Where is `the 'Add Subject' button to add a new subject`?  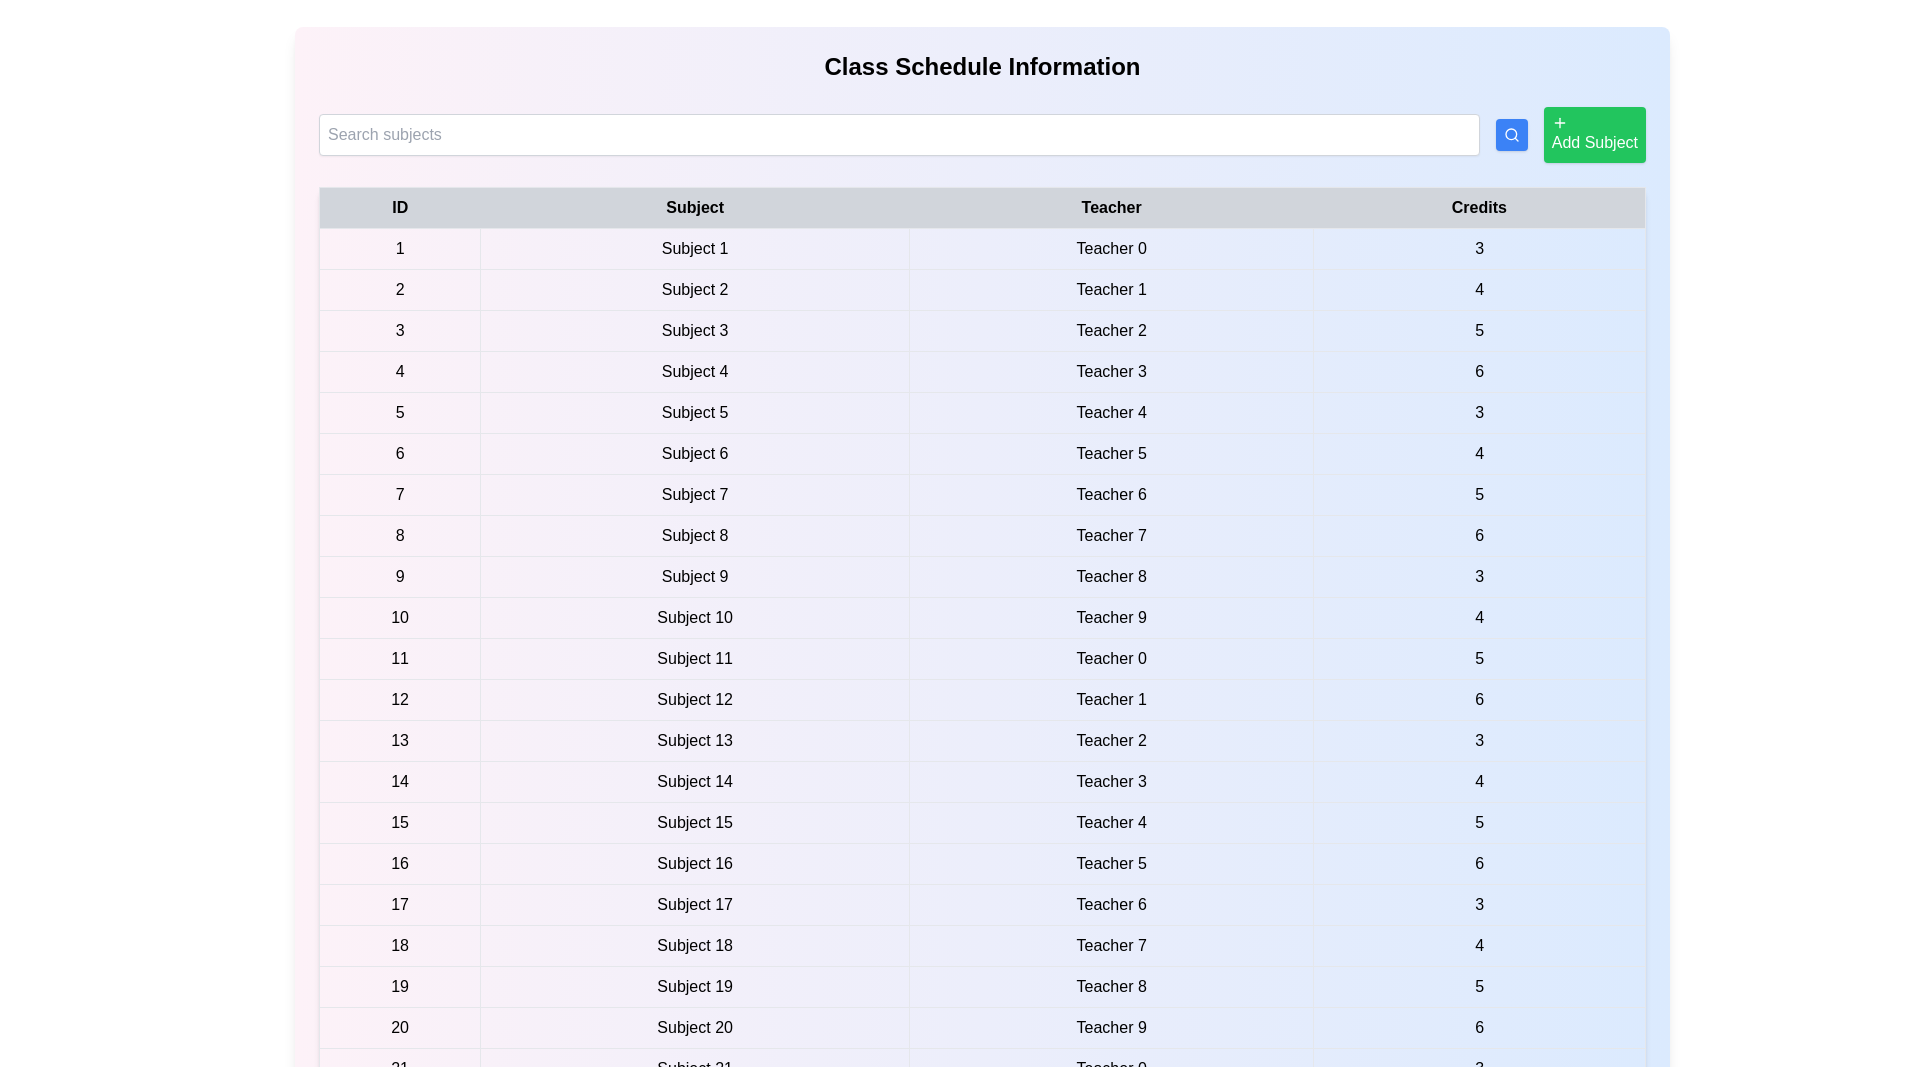 the 'Add Subject' button to add a new subject is located at coordinates (1592, 135).